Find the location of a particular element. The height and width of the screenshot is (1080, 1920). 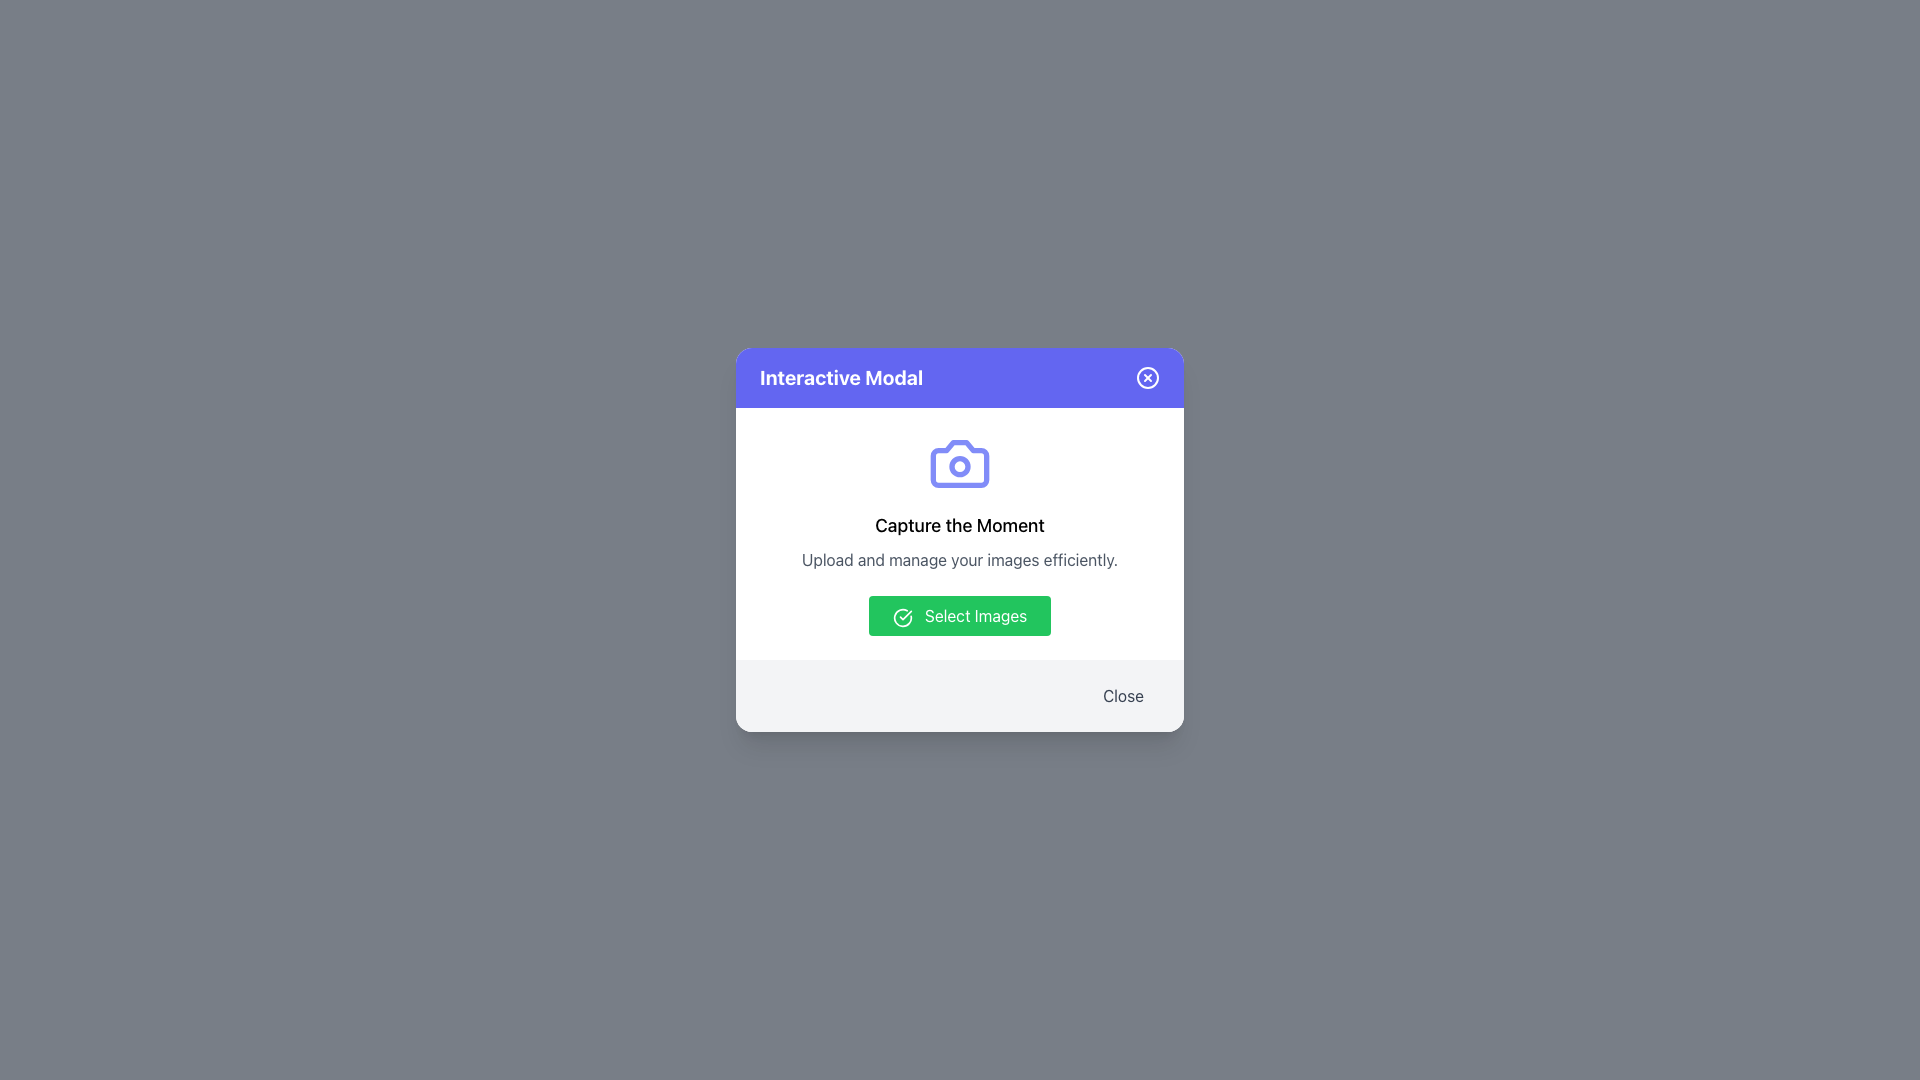

the text element that reads 'Capture the Moment', which is styled with a medium-weight, large font and is centered below a camera icon in the modal window is located at coordinates (960, 524).